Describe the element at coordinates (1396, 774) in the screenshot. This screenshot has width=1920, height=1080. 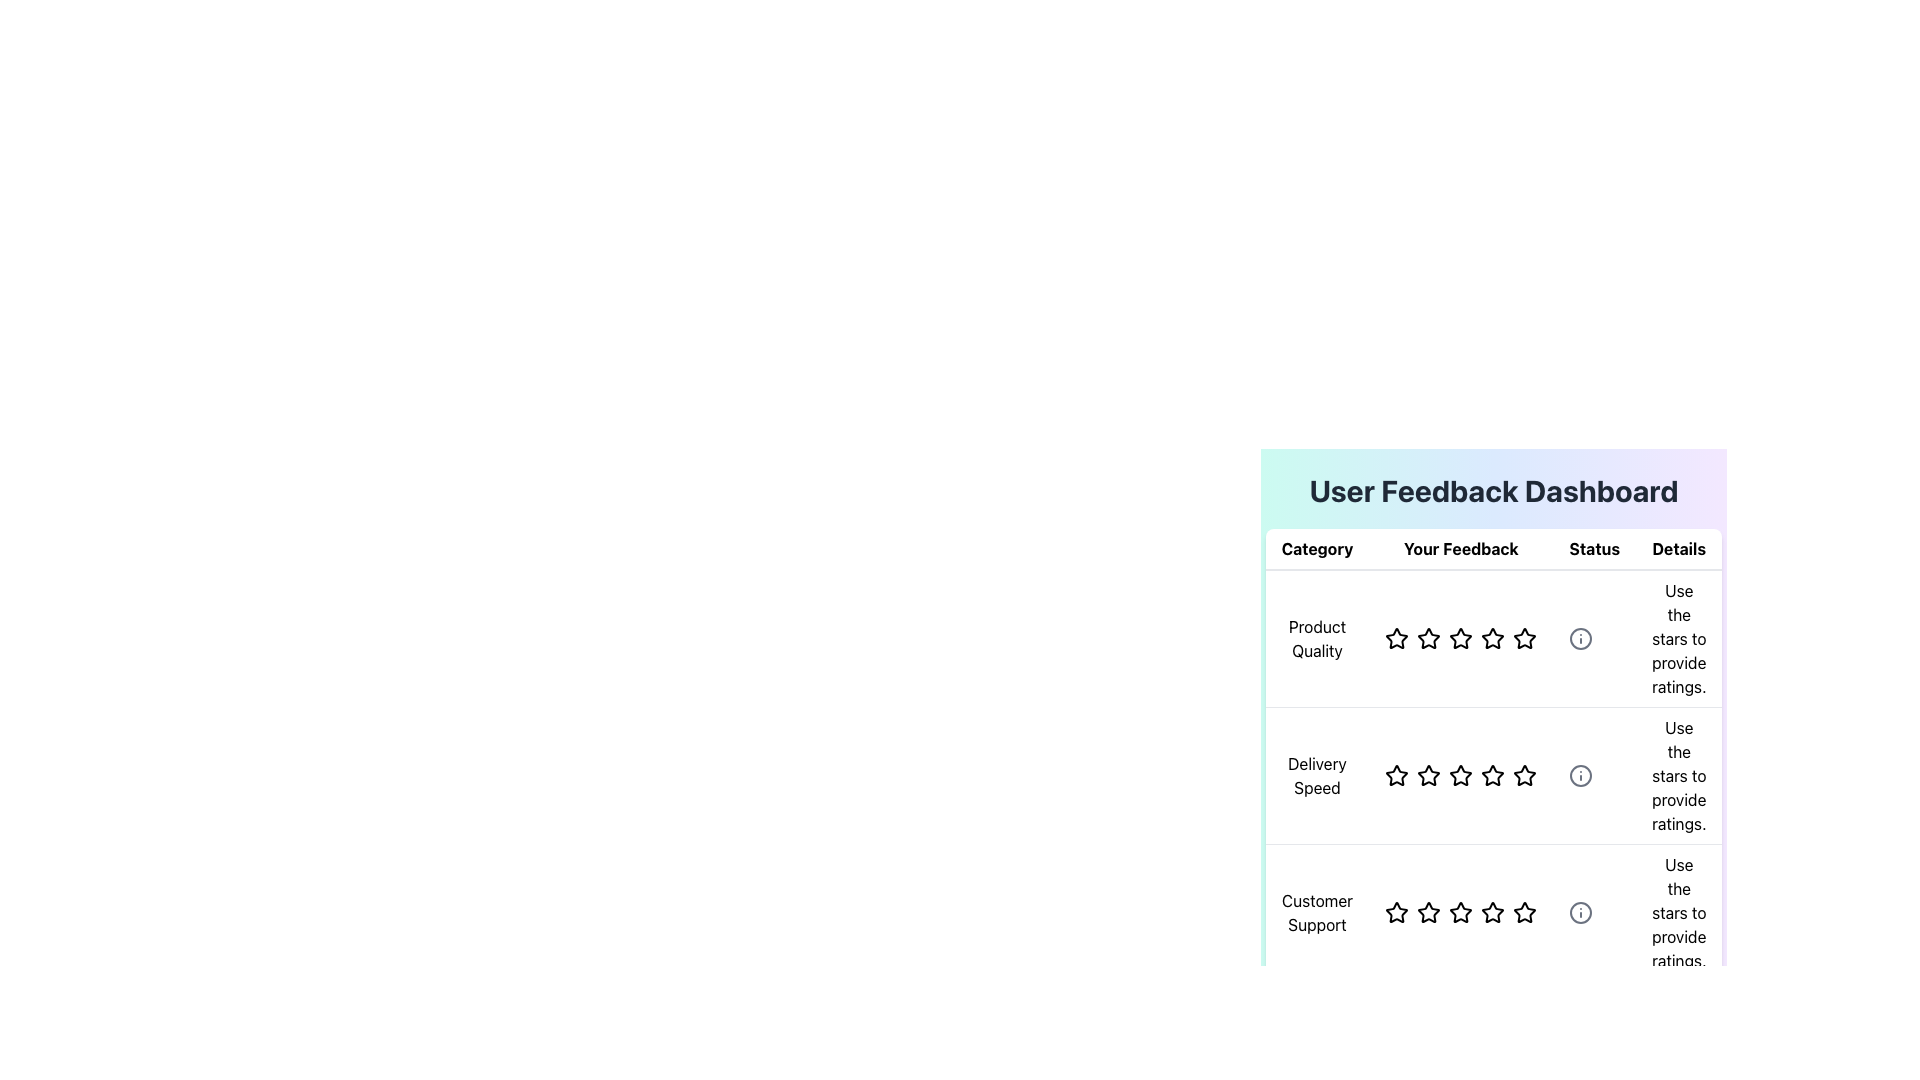
I see `the first star-shaped rating icon in the 'Delivery Speed' category under 'Your Feedback' to rate` at that location.